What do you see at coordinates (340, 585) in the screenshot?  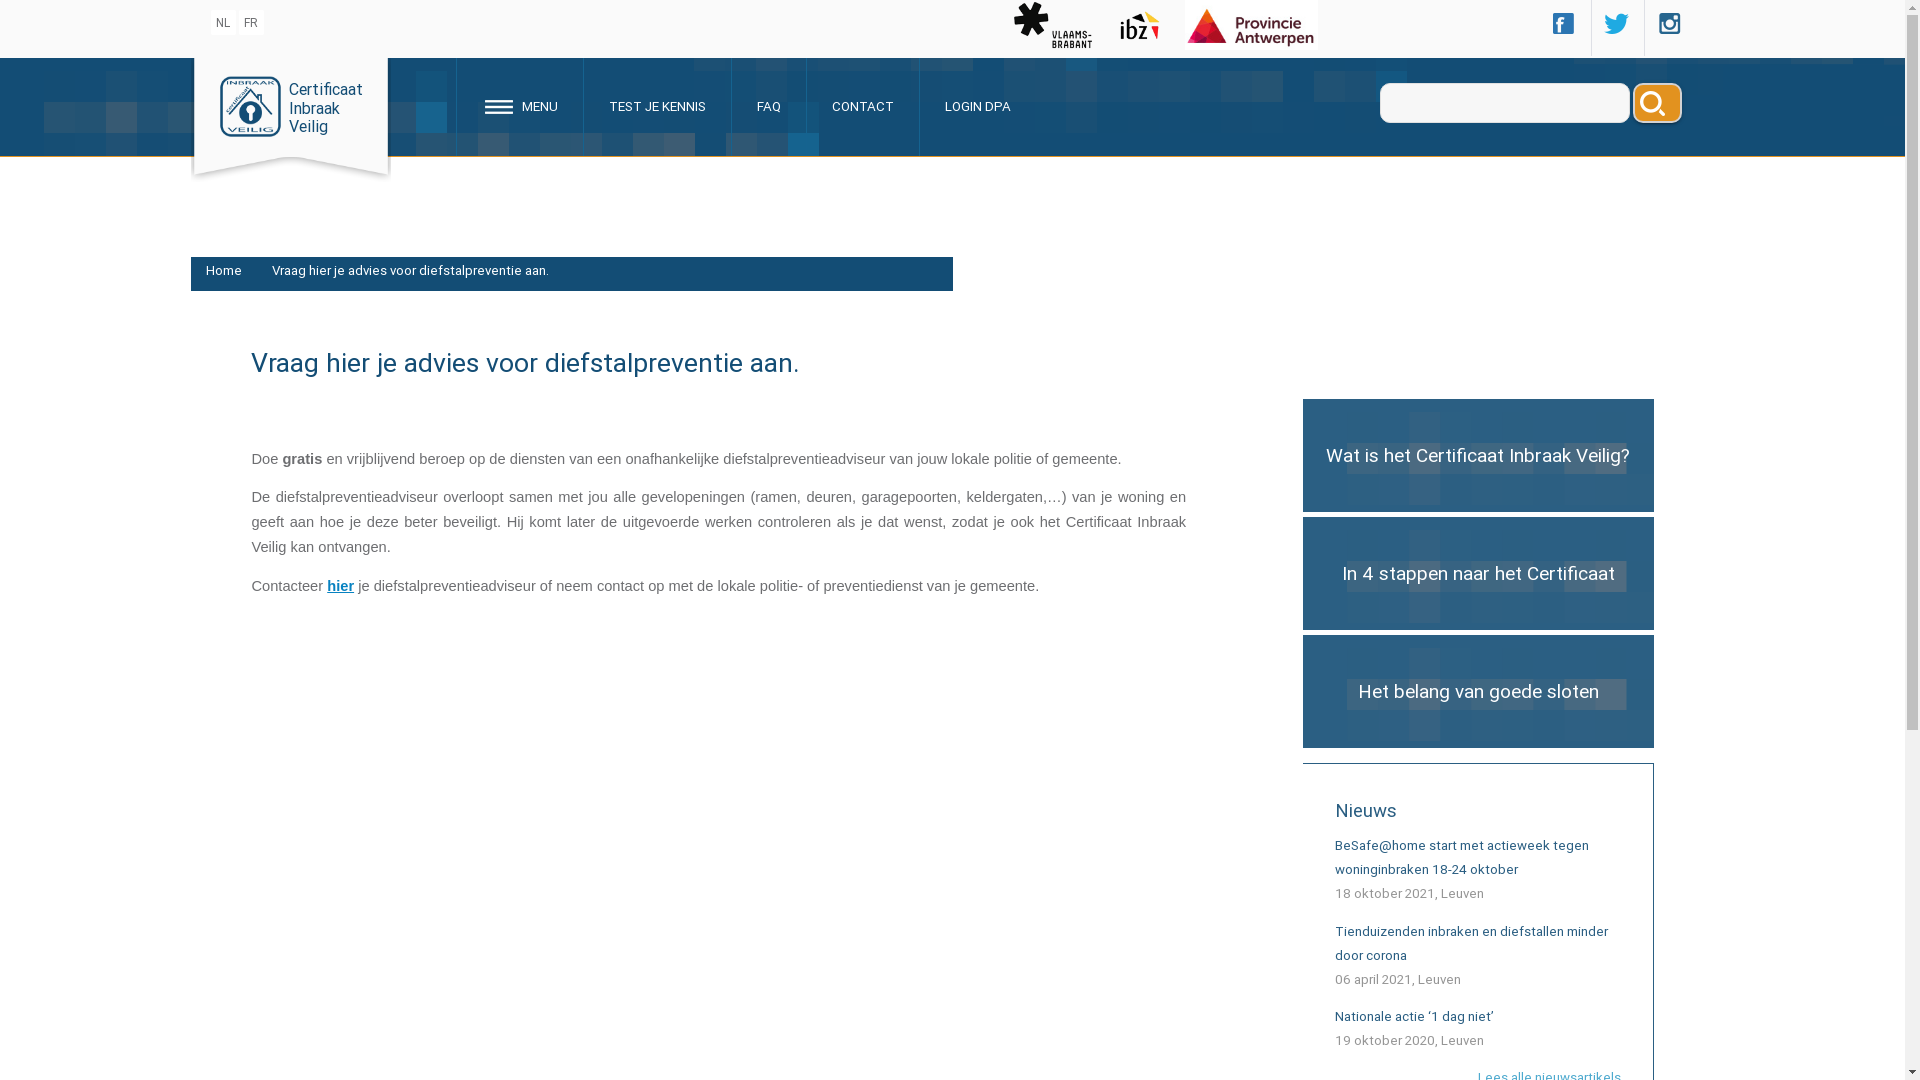 I see `'hier'` at bounding box center [340, 585].